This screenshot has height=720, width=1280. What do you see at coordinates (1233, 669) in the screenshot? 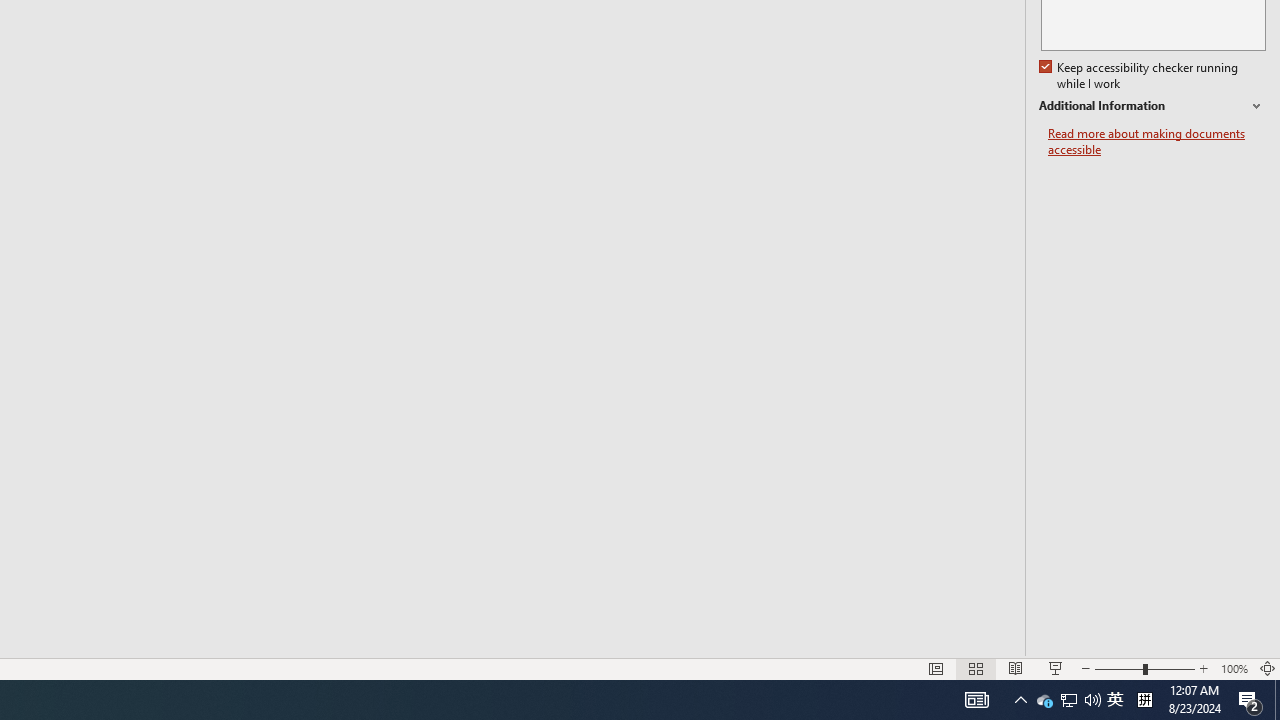
I see `'Zoom 100%'` at bounding box center [1233, 669].